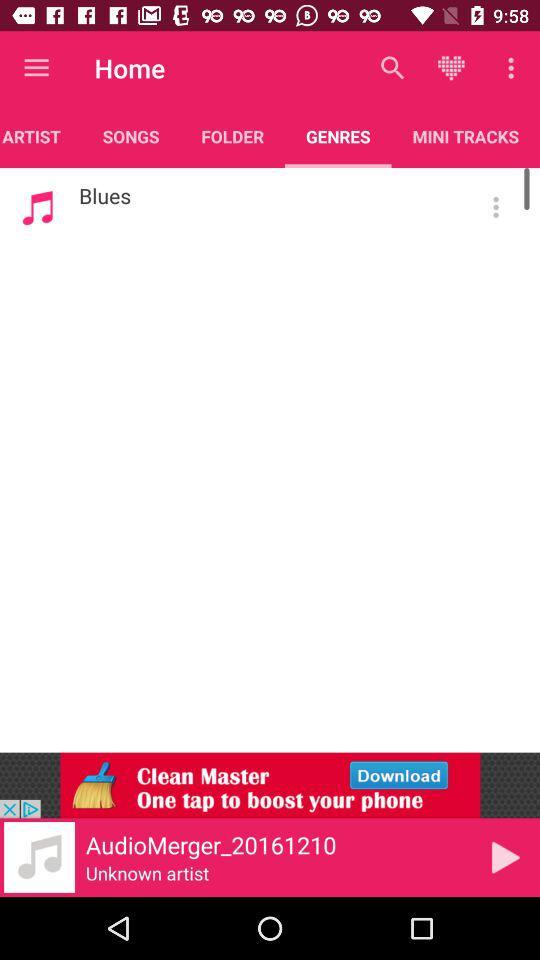  Describe the element at coordinates (270, 785) in the screenshot. I see `advertisement to install clean master app` at that location.